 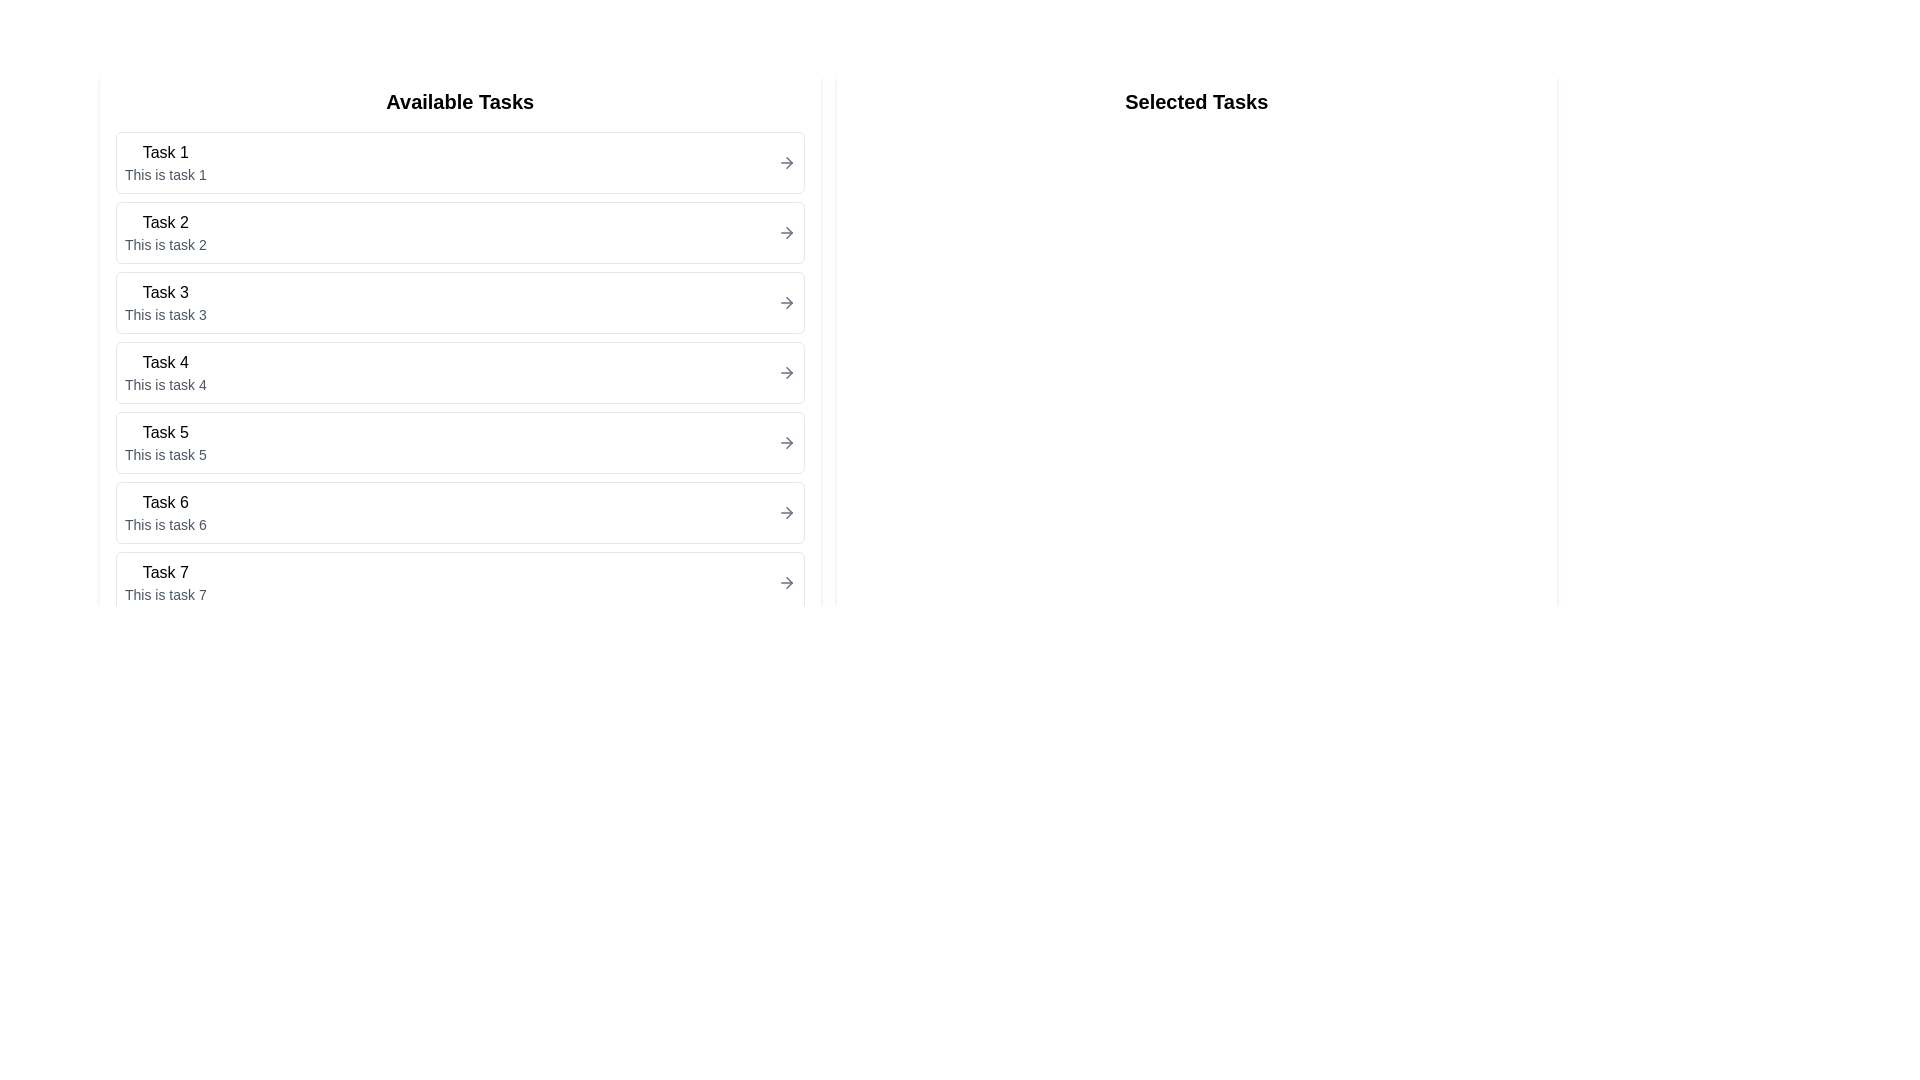 What do you see at coordinates (165, 385) in the screenshot?
I see `the static text element that provides additional information for 'Task 4', located below the 'Task 4' label on the left-hand side of the interface` at bounding box center [165, 385].